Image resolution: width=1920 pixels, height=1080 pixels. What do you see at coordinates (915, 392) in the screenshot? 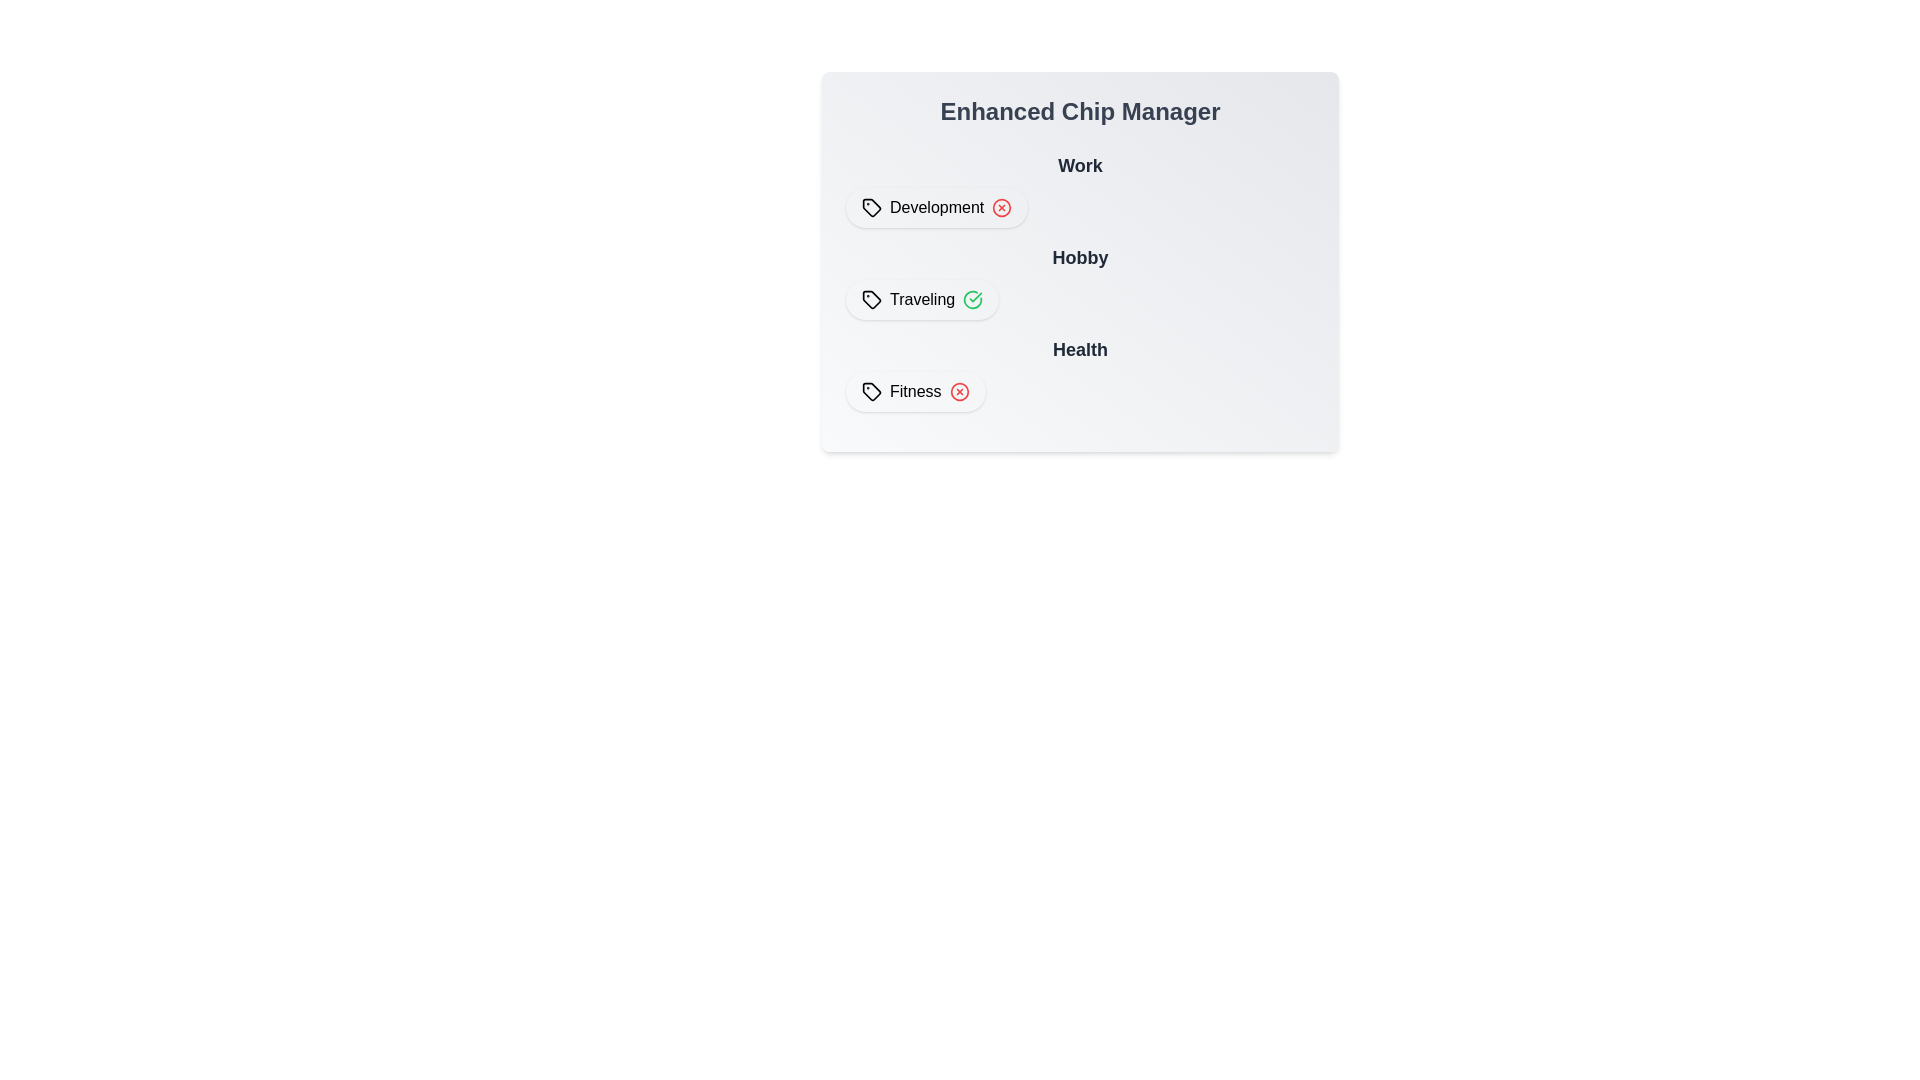
I see `the chip labeled Fitness` at bounding box center [915, 392].